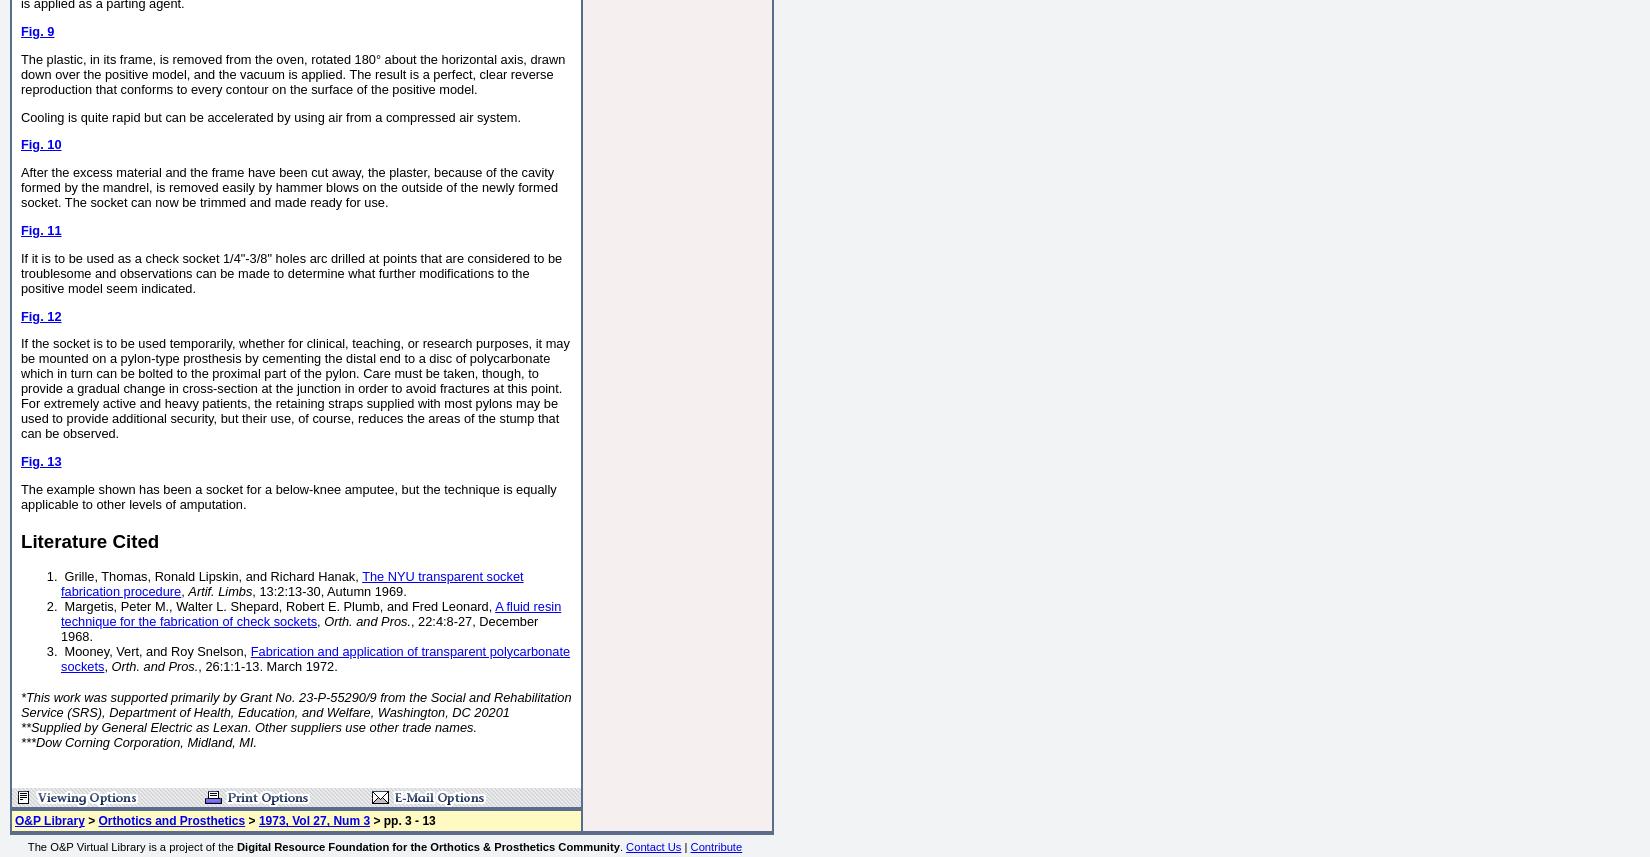  Describe the element at coordinates (211, 575) in the screenshot. I see `'Grille, Thomas, Ronald Lipskin, and Richard Hanak,'` at that location.